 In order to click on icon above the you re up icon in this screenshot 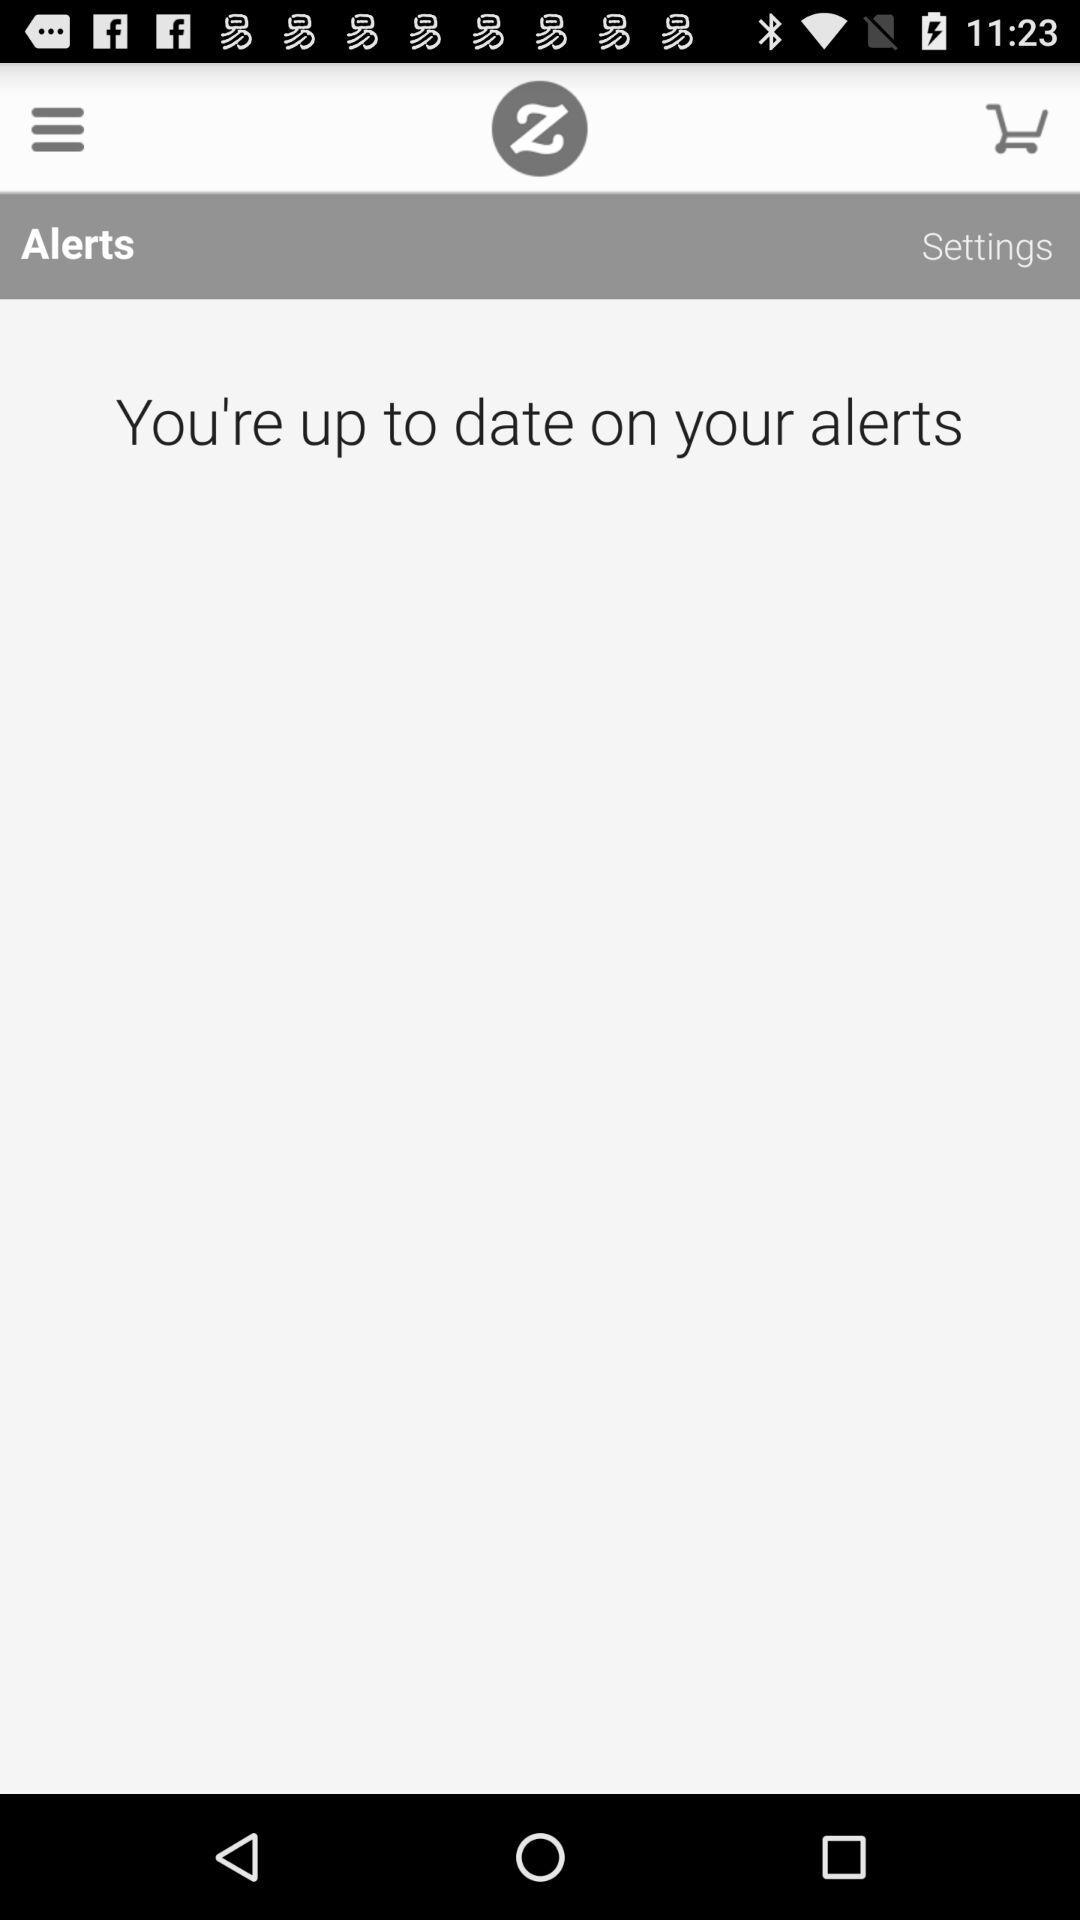, I will do `click(986, 248)`.